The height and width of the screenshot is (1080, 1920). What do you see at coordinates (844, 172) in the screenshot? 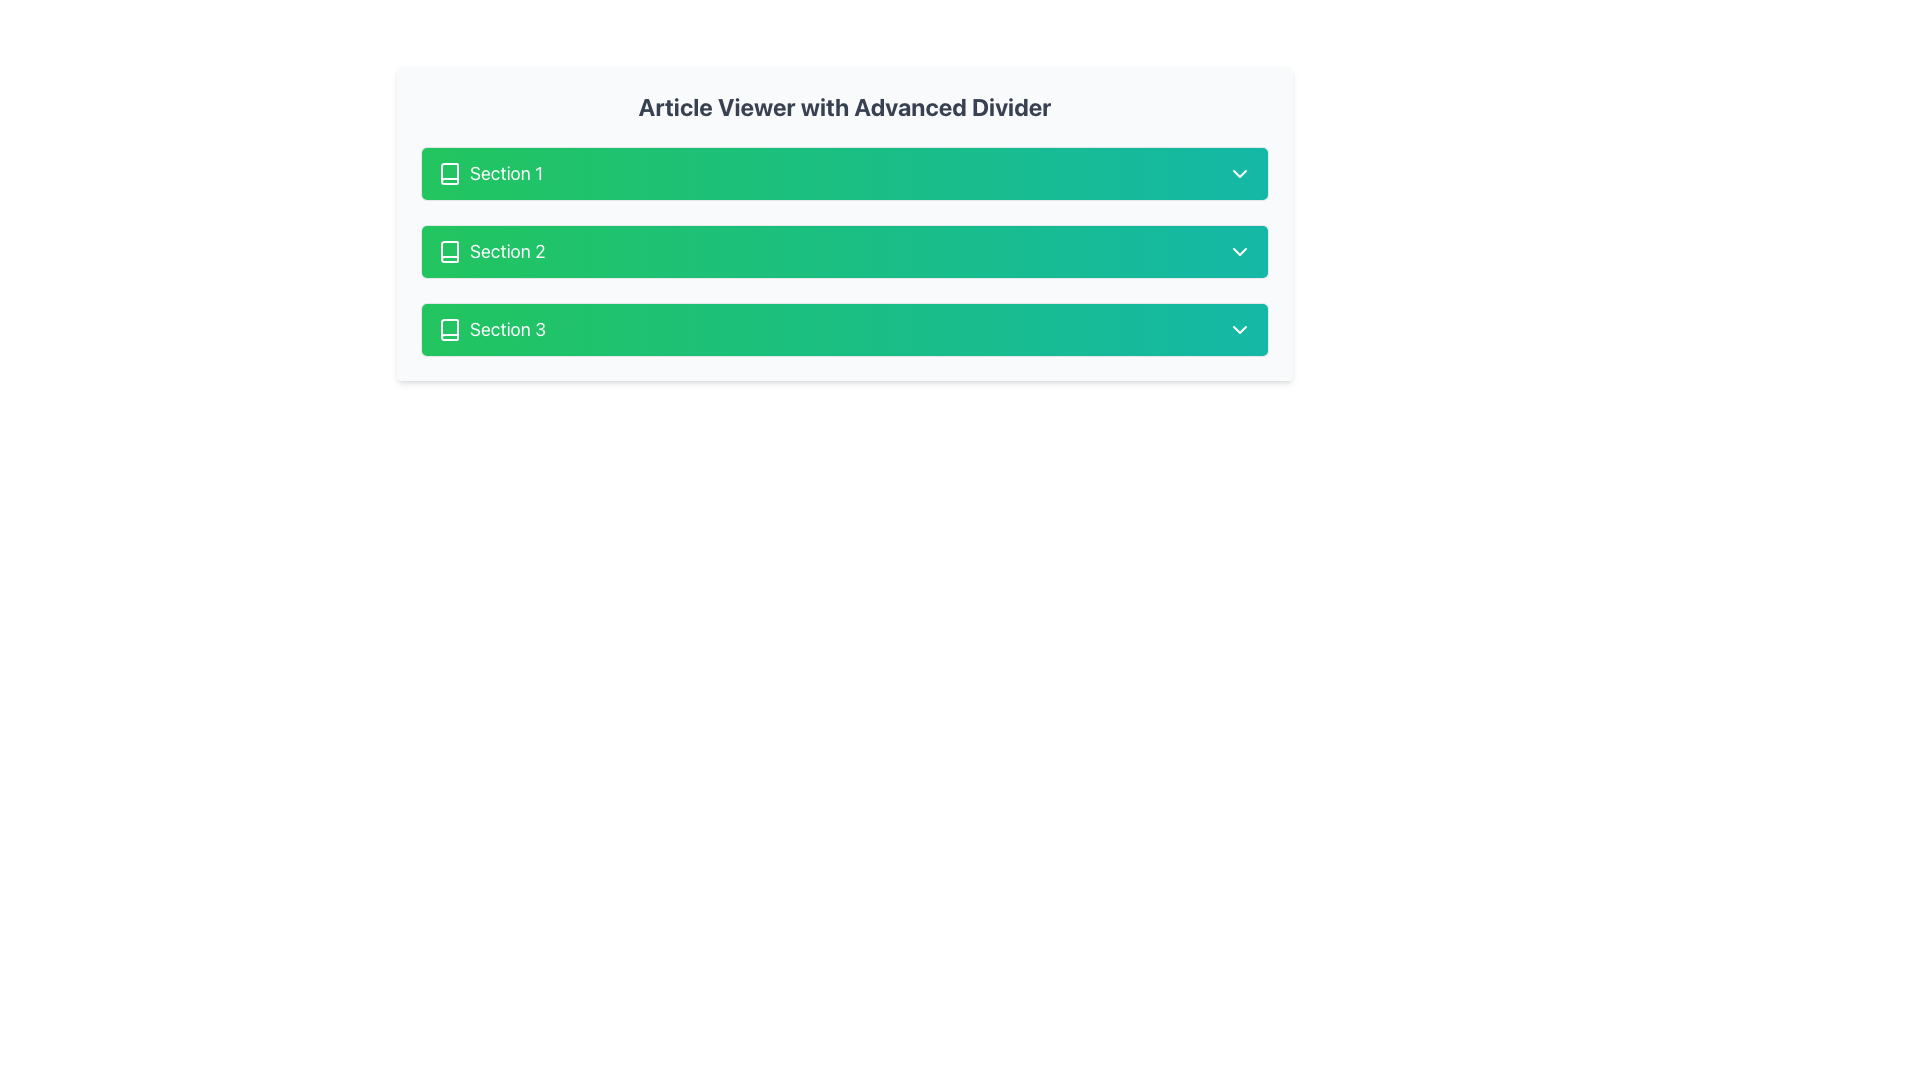
I see `the first button in the list under 'Article Viewer with Advanced Divider'` at bounding box center [844, 172].